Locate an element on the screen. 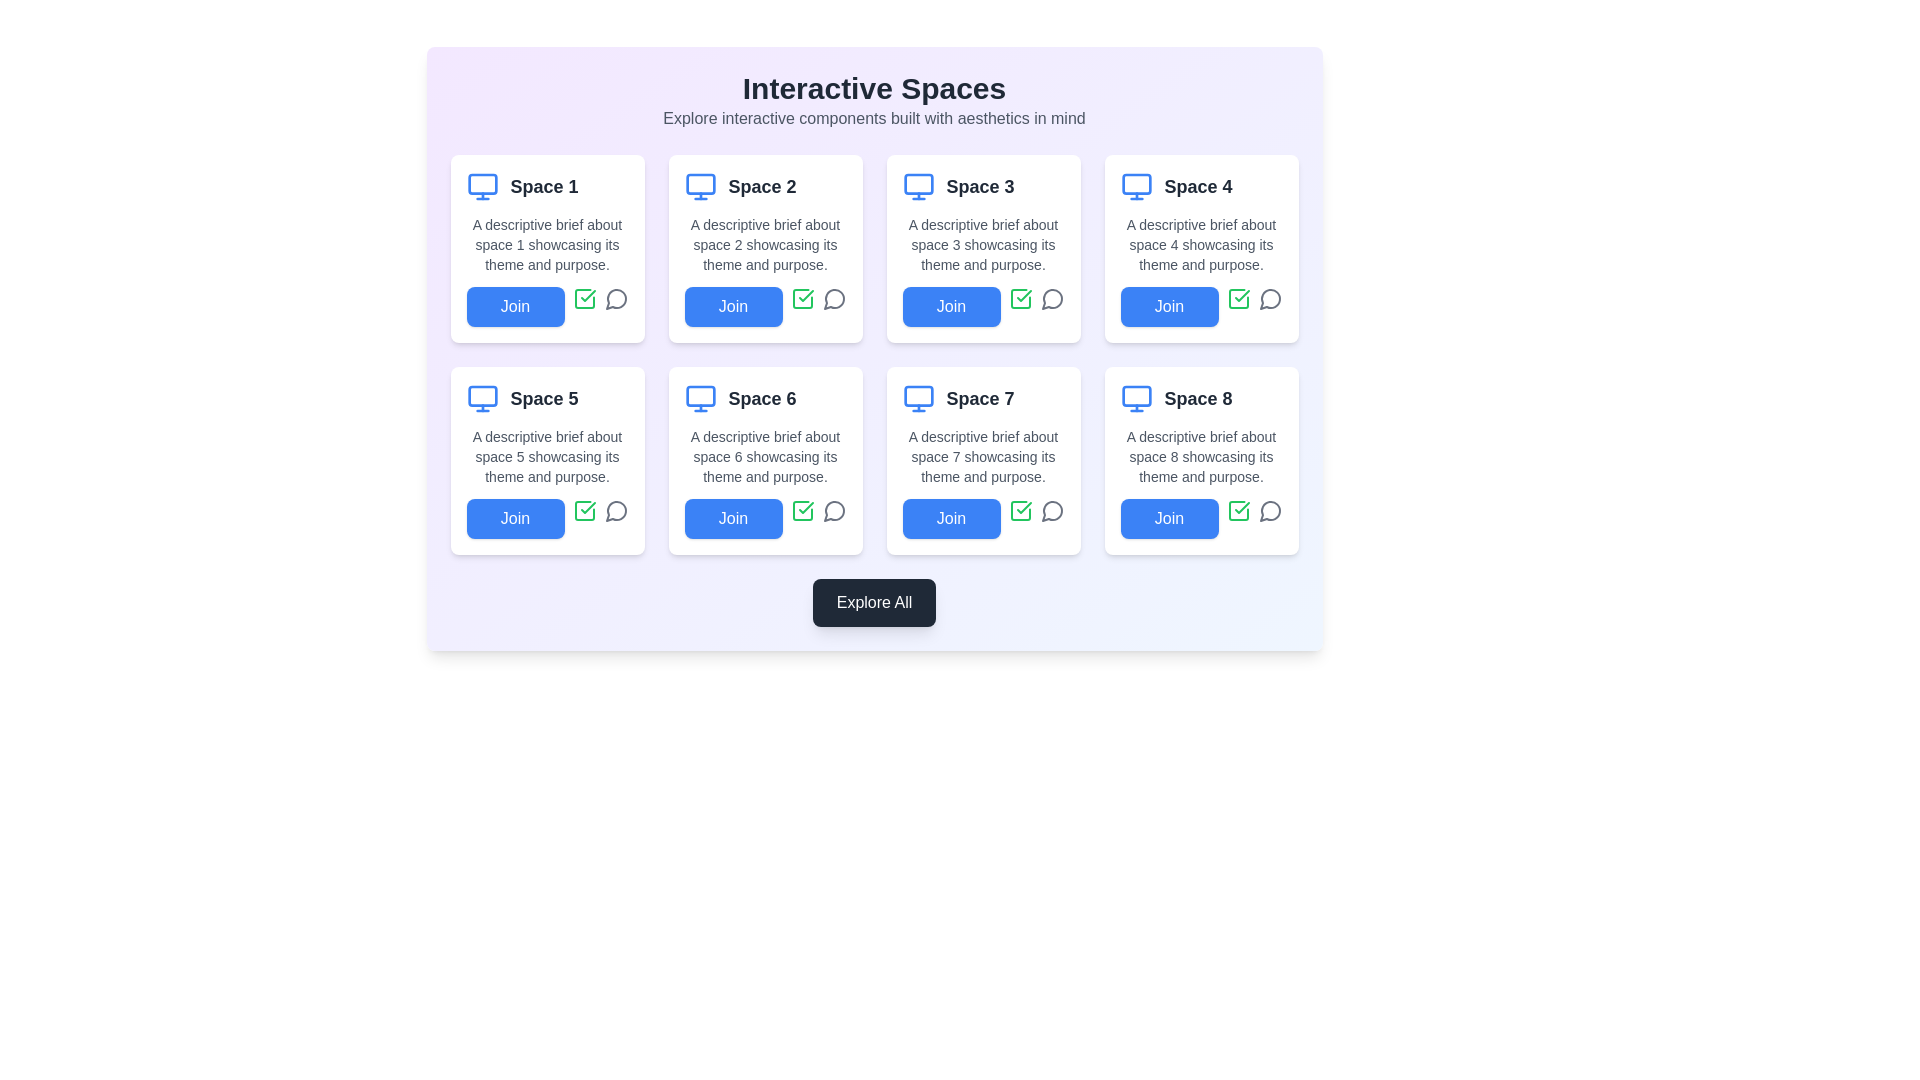 The image size is (1920, 1080). the central button located at the bottom of the interface is located at coordinates (874, 601).